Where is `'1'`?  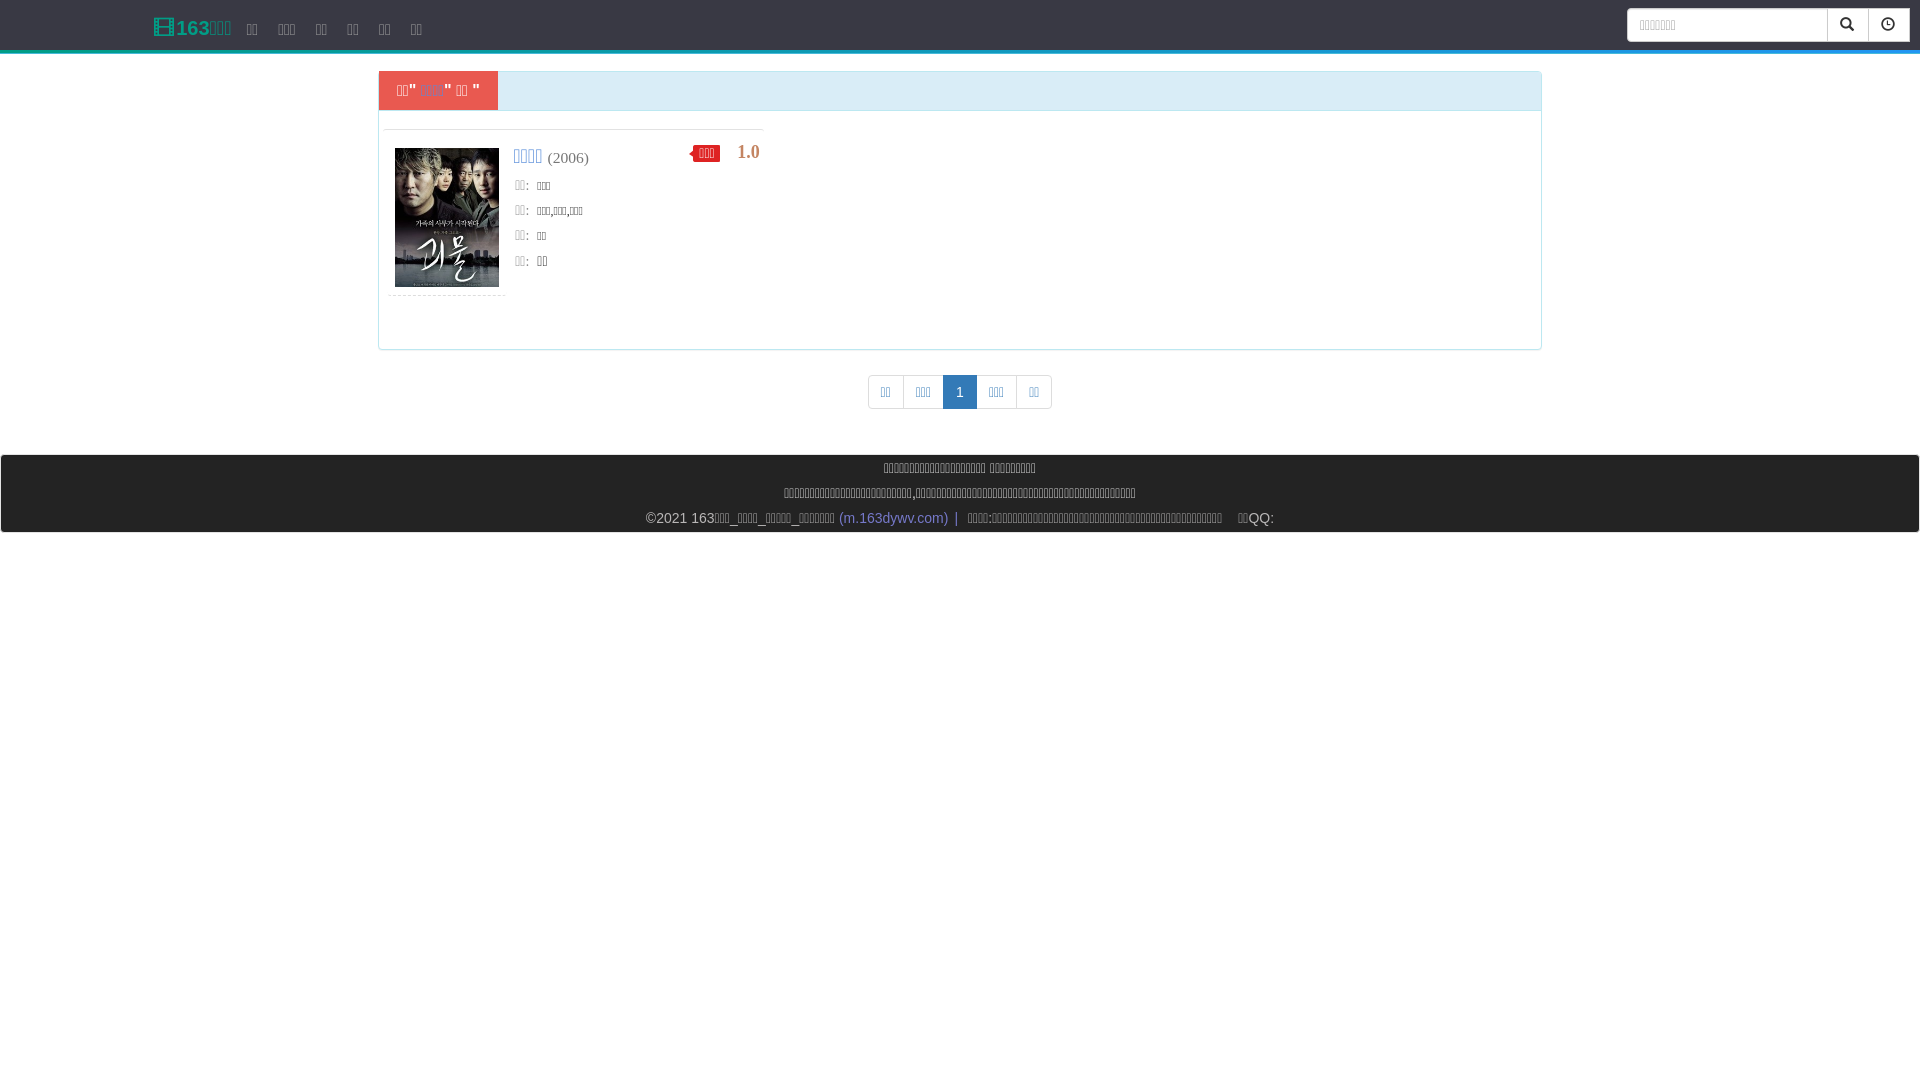
'1' is located at coordinates (941, 392).